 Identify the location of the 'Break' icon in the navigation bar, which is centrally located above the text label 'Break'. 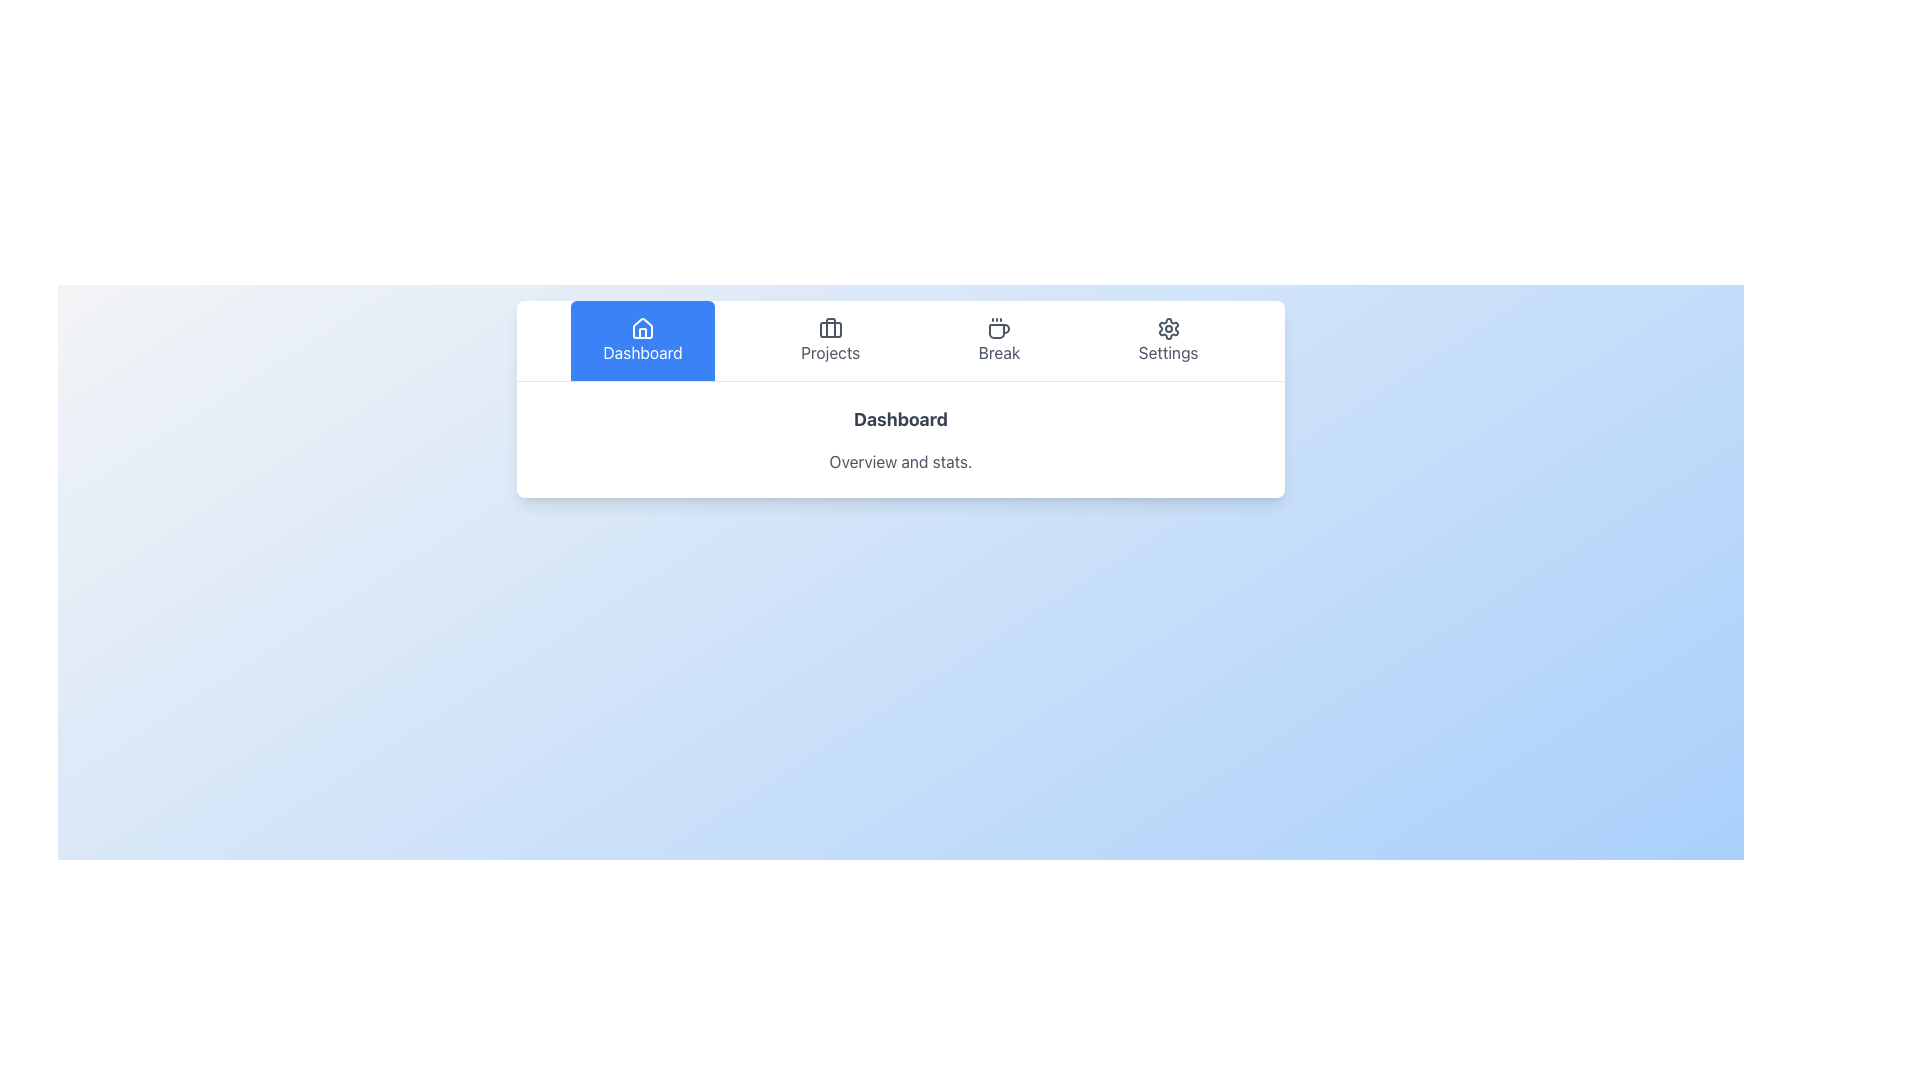
(999, 327).